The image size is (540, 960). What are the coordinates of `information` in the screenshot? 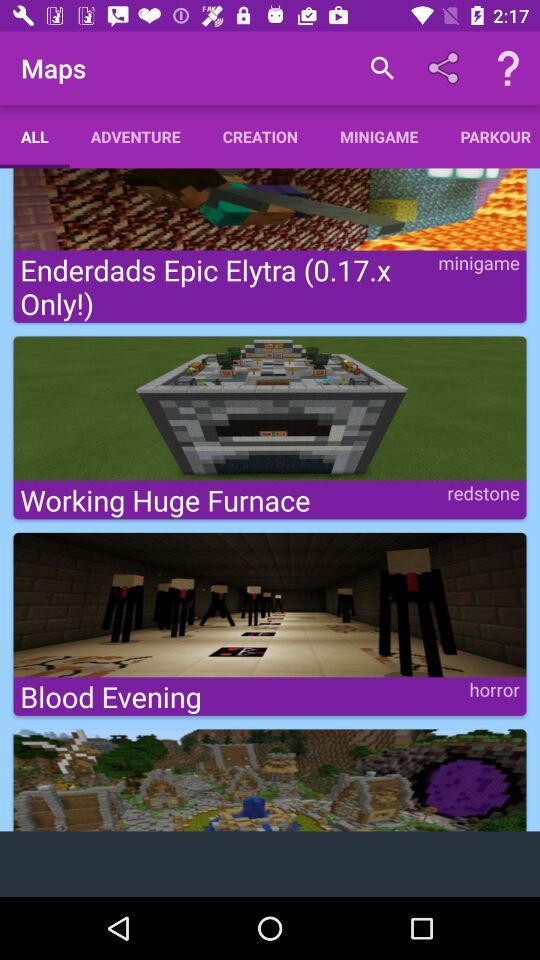 It's located at (508, 68).